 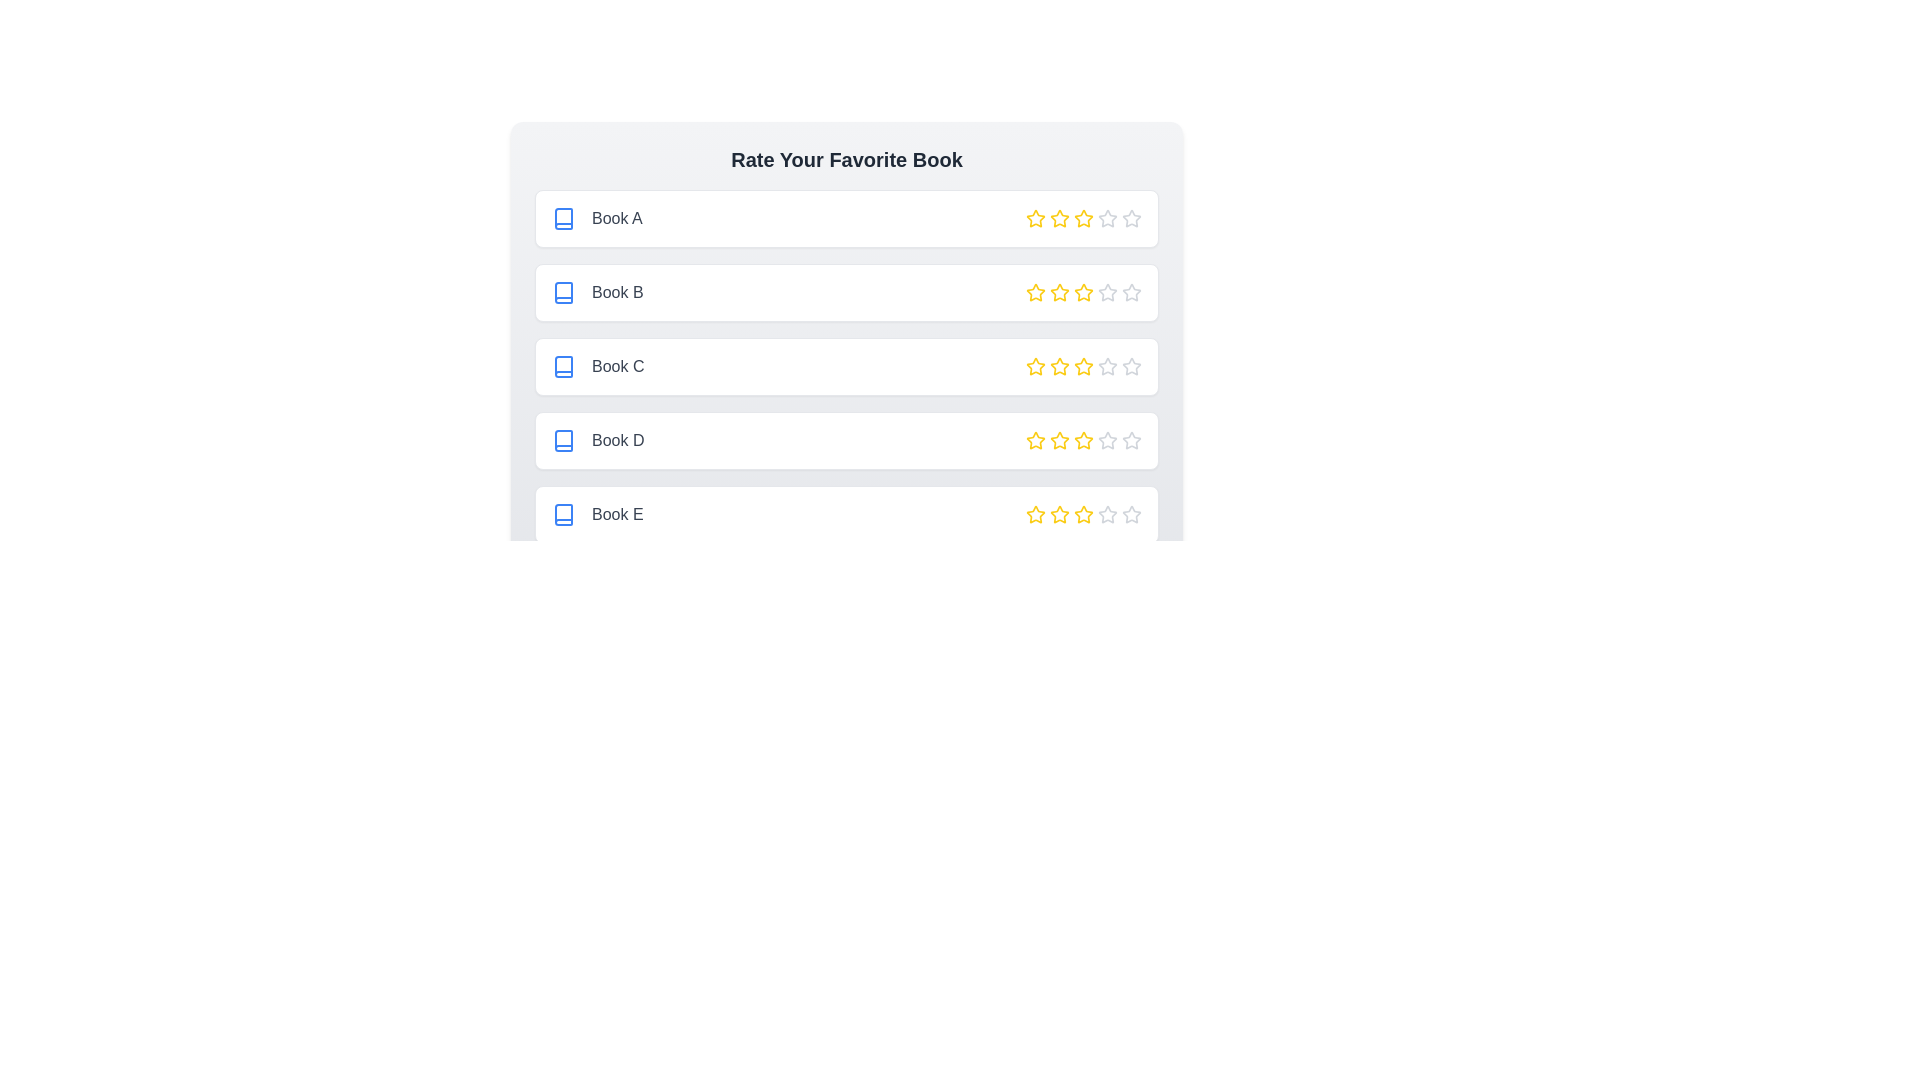 What do you see at coordinates (1059, 439) in the screenshot?
I see `the star corresponding to 2 stars for the book titled Book D` at bounding box center [1059, 439].